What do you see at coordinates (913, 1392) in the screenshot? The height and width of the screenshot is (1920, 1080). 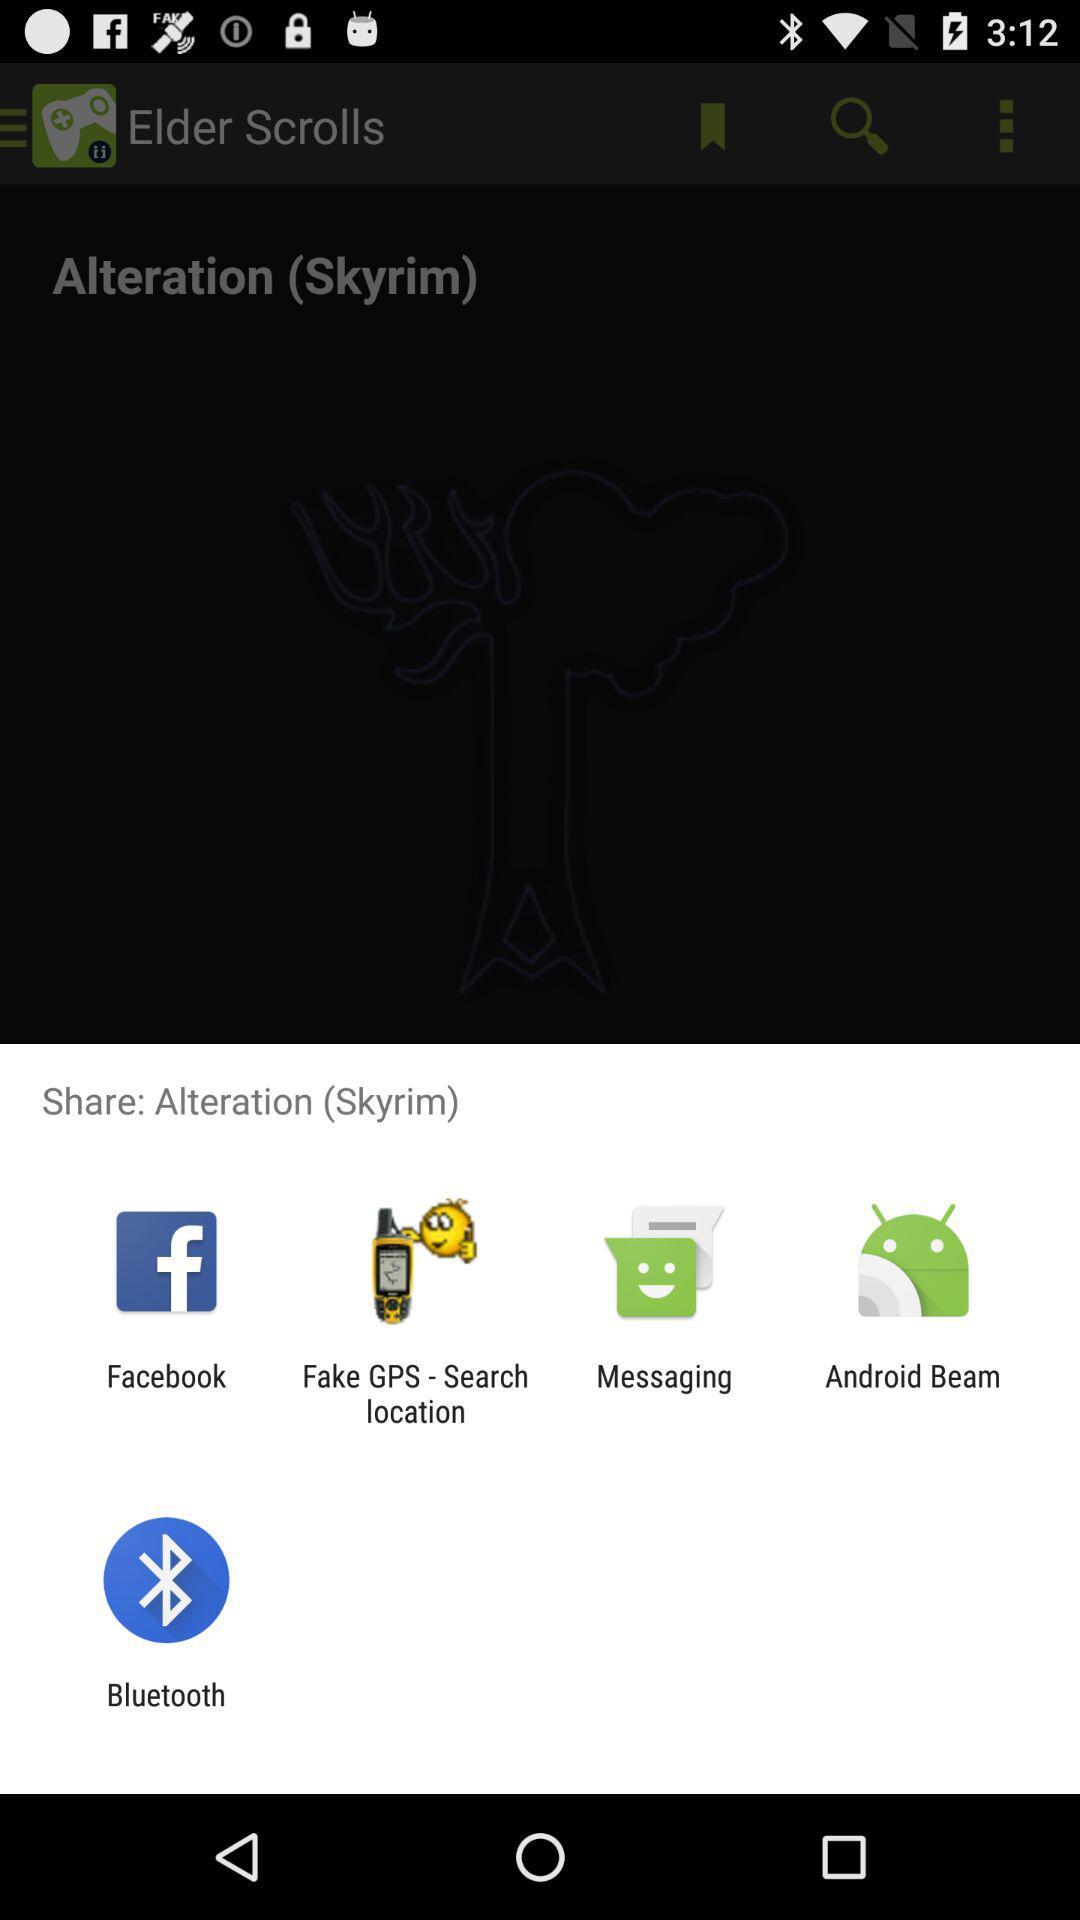 I see `icon next to messaging` at bounding box center [913, 1392].